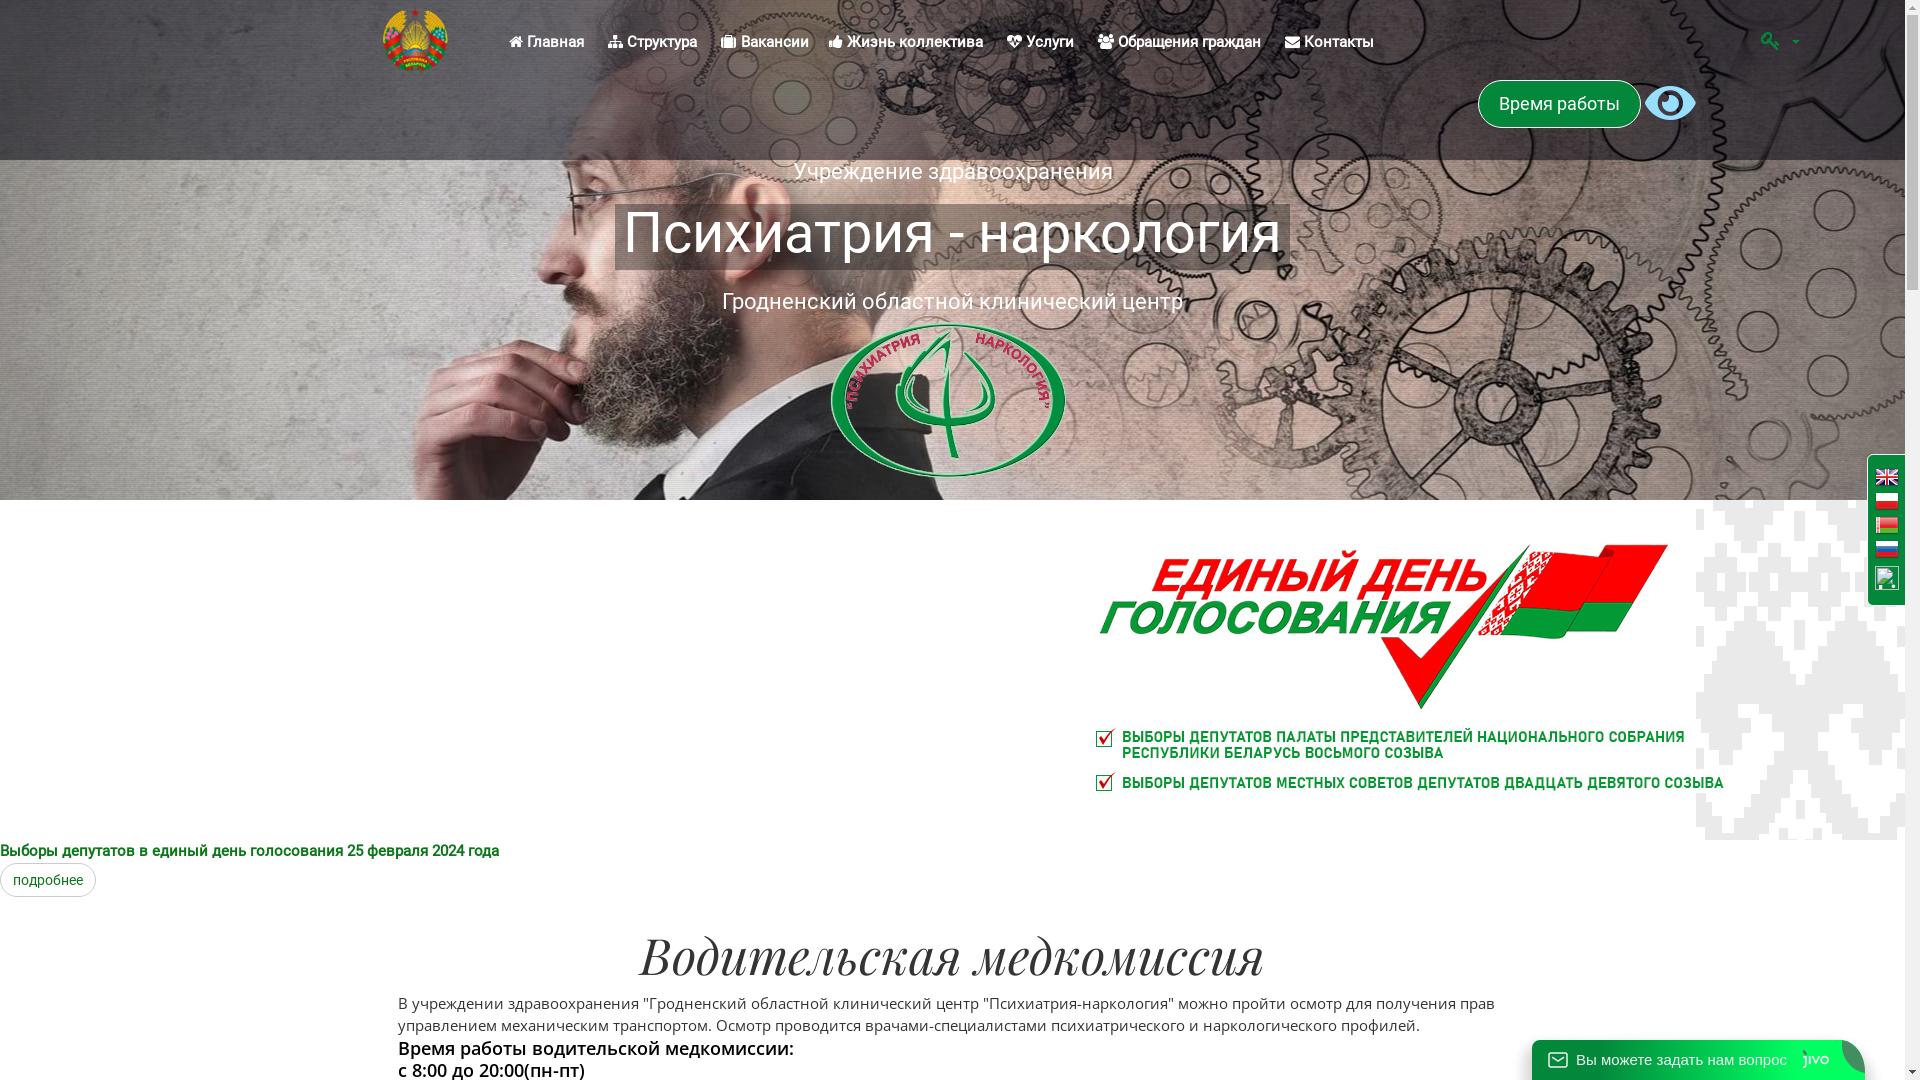  What do you see at coordinates (1885, 479) in the screenshot?
I see `'English'` at bounding box center [1885, 479].